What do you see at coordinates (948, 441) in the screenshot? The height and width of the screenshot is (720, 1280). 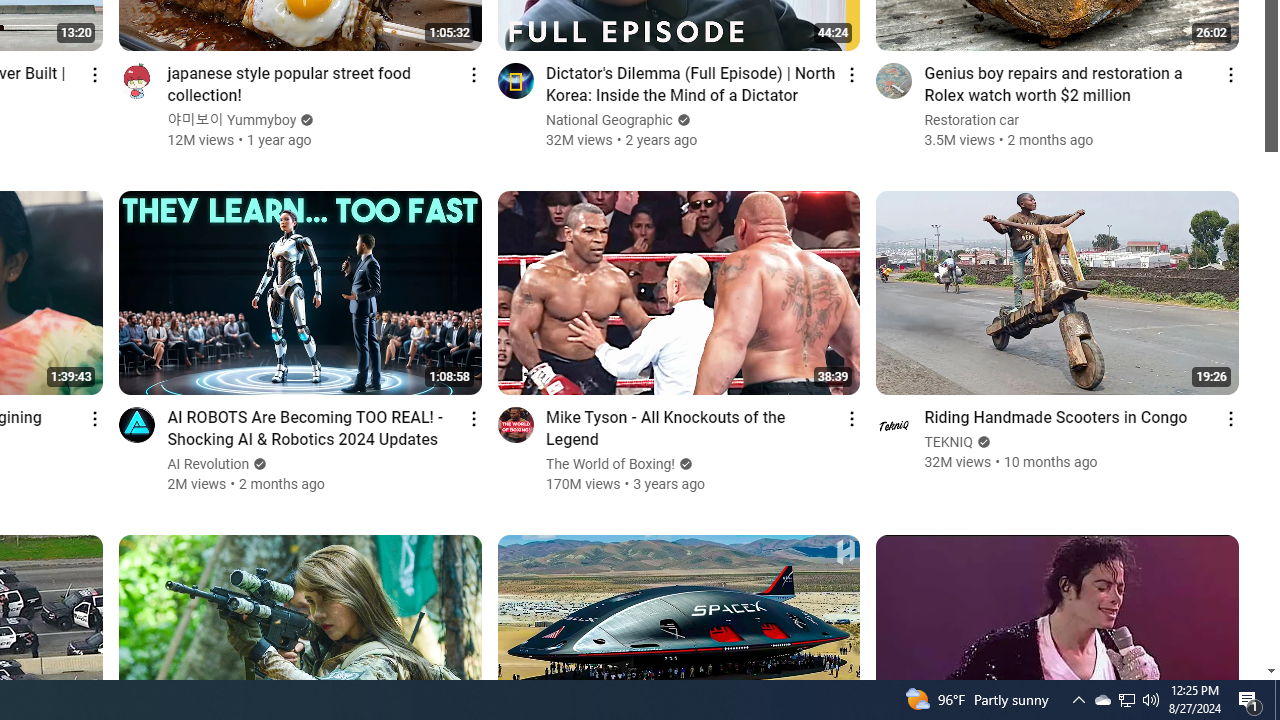 I see `'TEKNIQ'` at bounding box center [948, 441].